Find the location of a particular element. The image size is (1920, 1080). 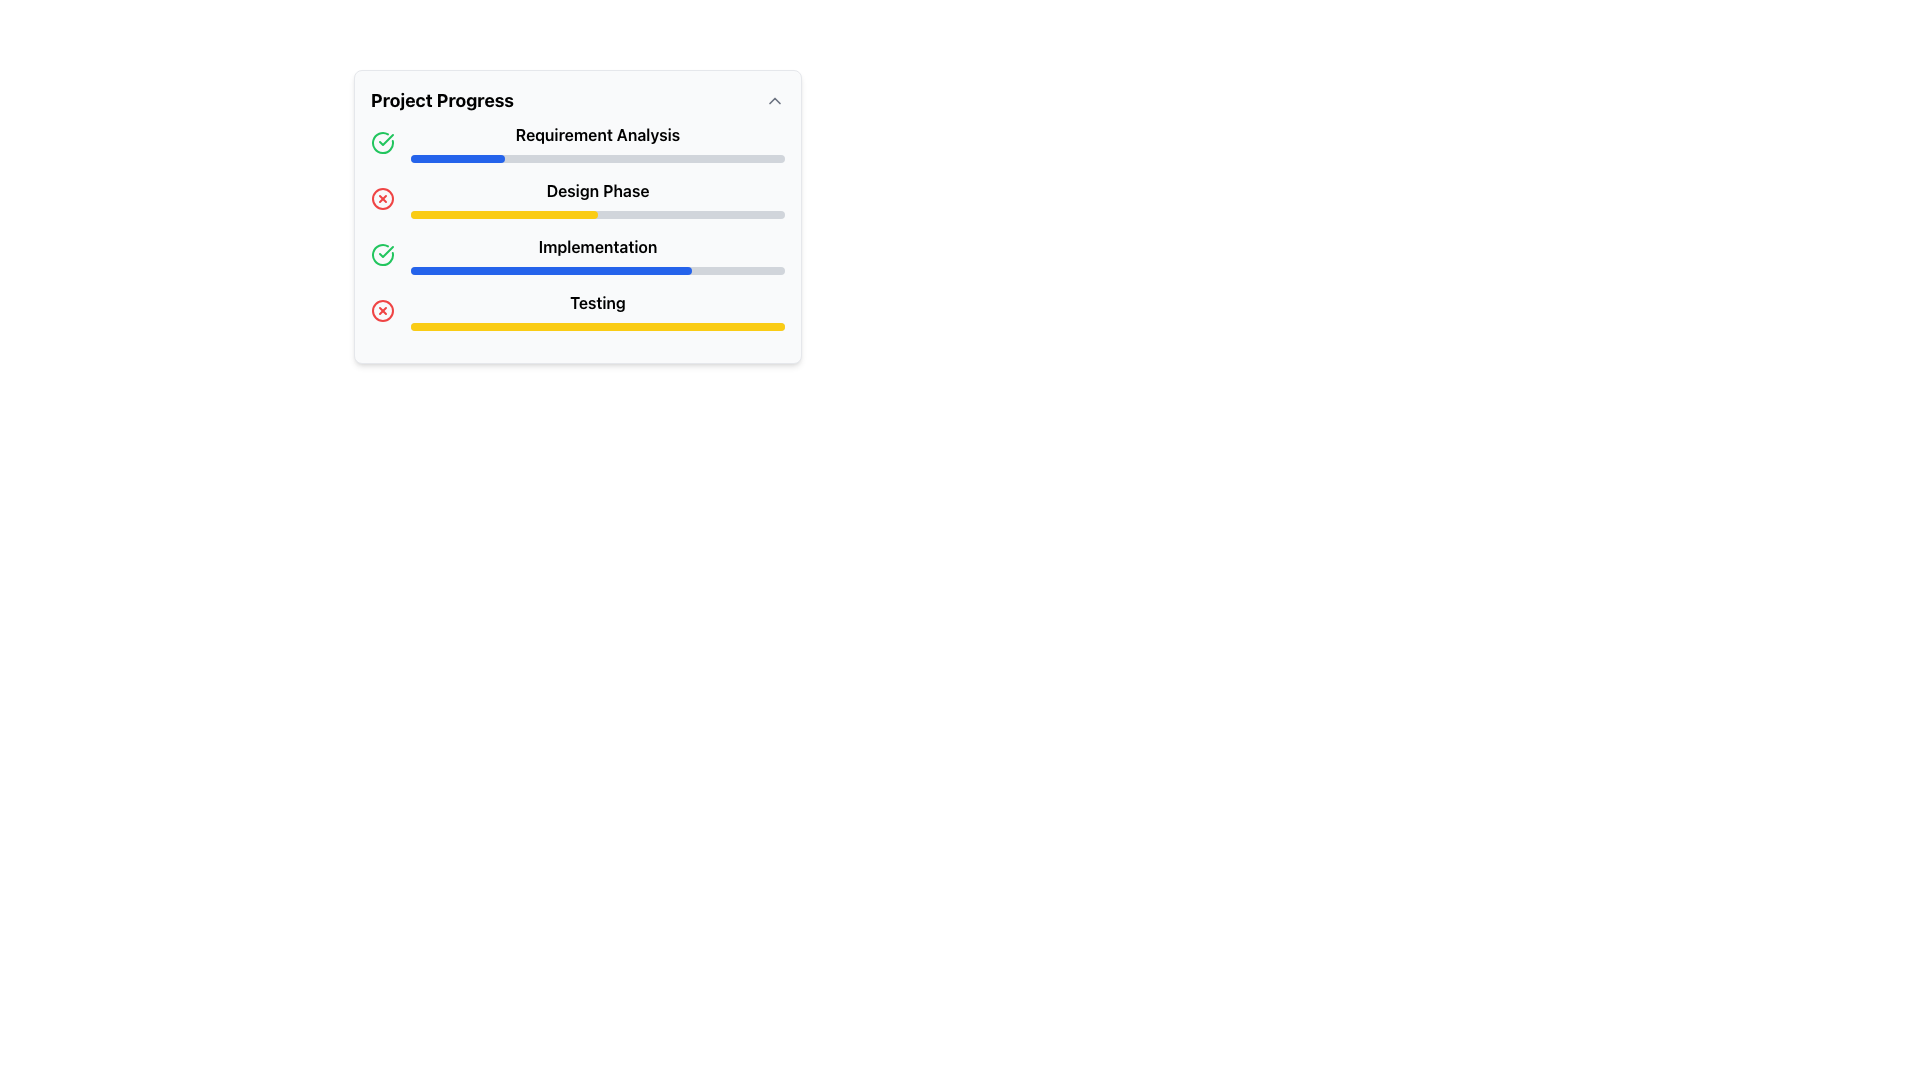

text content of the label that reads 'Design Phase', which is styled in bold font and positioned above a yellow progress bar is located at coordinates (597, 199).